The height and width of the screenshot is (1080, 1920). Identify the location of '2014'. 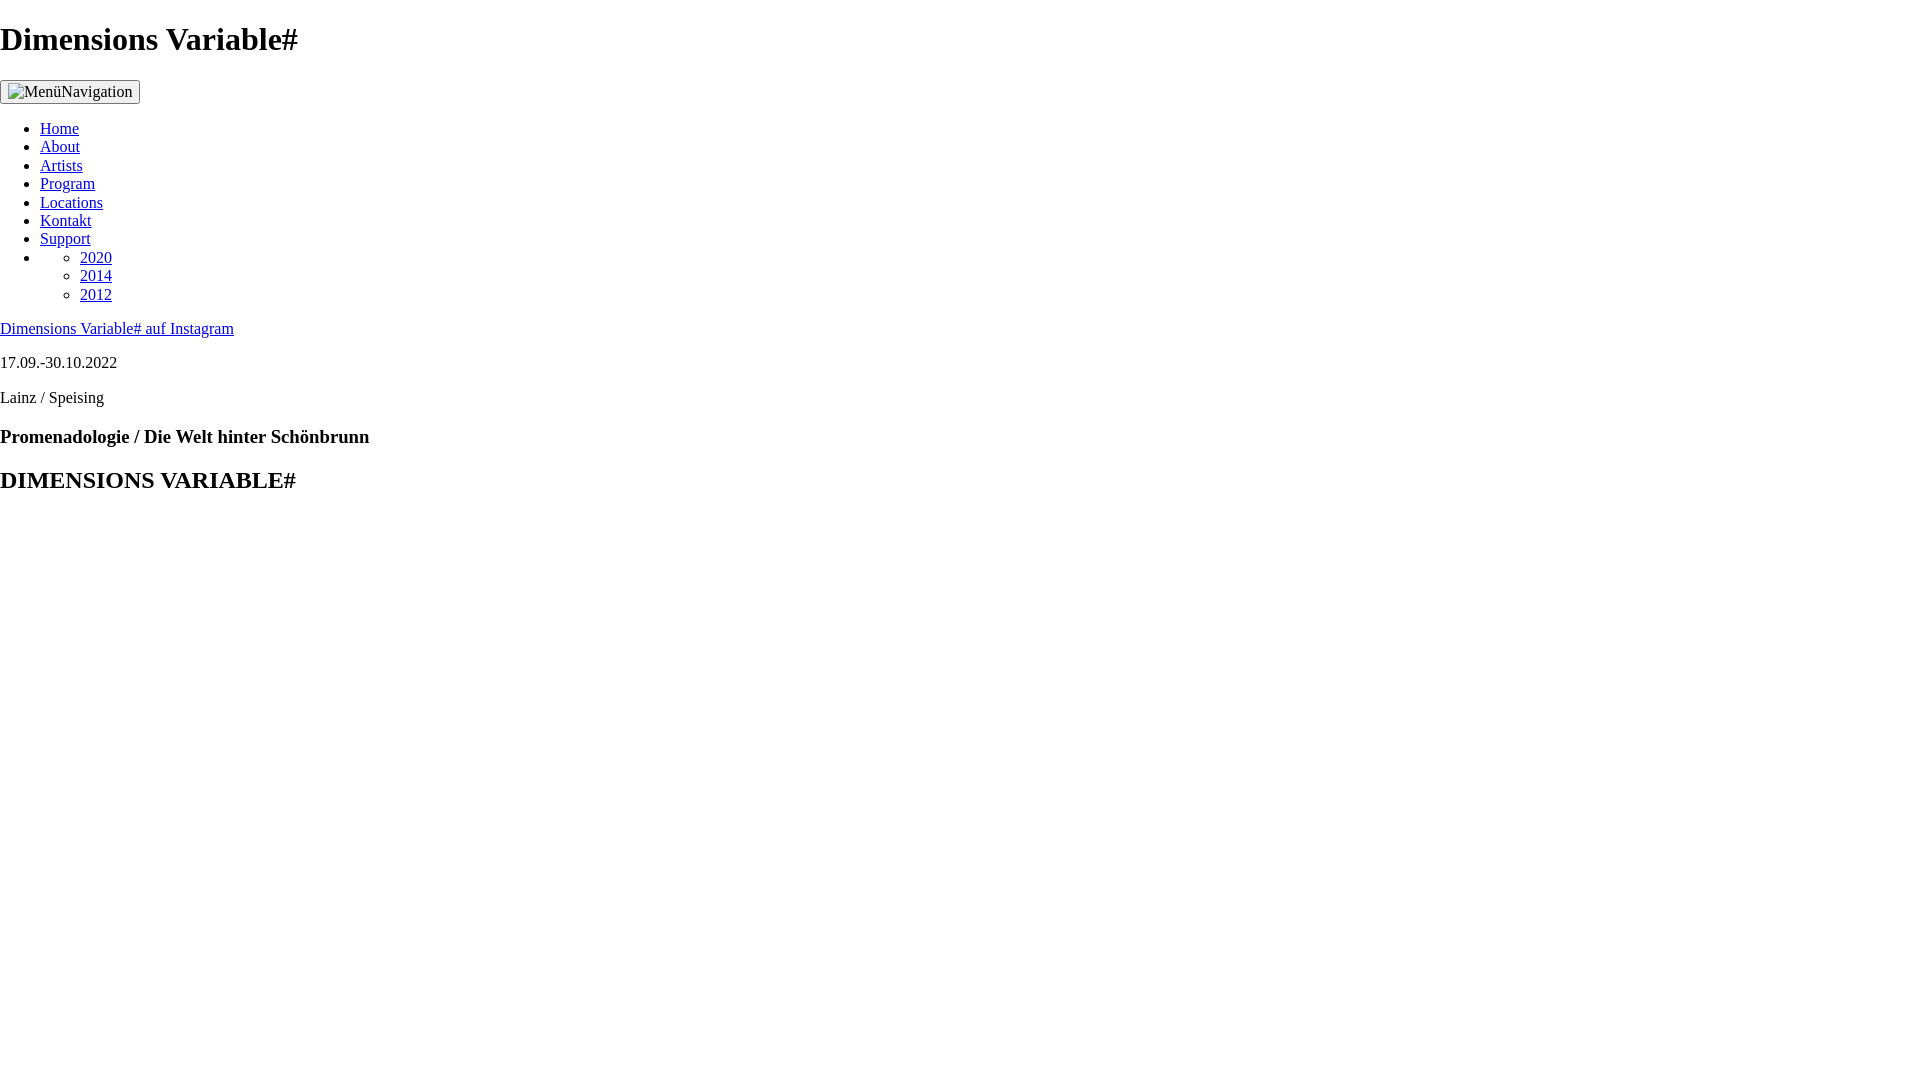
(95, 275).